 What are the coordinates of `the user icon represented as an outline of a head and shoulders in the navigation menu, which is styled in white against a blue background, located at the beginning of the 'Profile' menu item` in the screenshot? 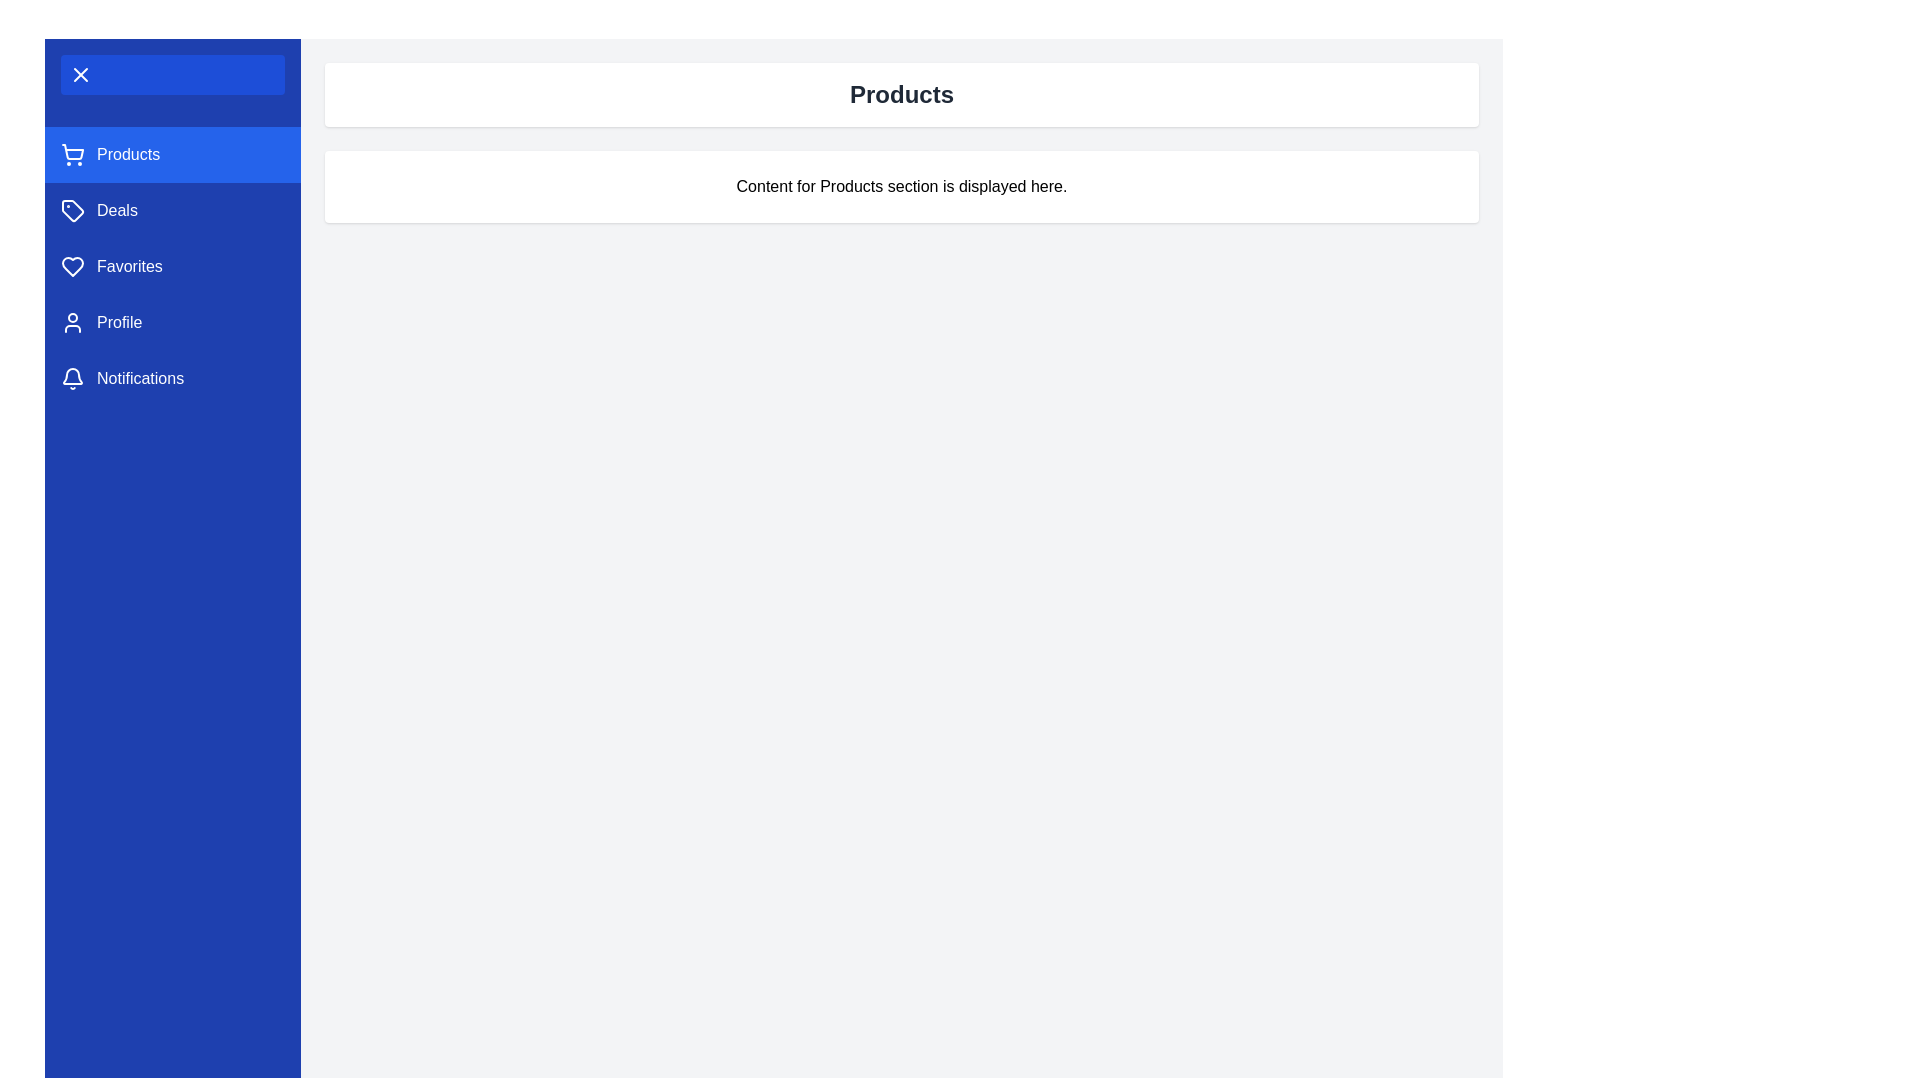 It's located at (72, 322).